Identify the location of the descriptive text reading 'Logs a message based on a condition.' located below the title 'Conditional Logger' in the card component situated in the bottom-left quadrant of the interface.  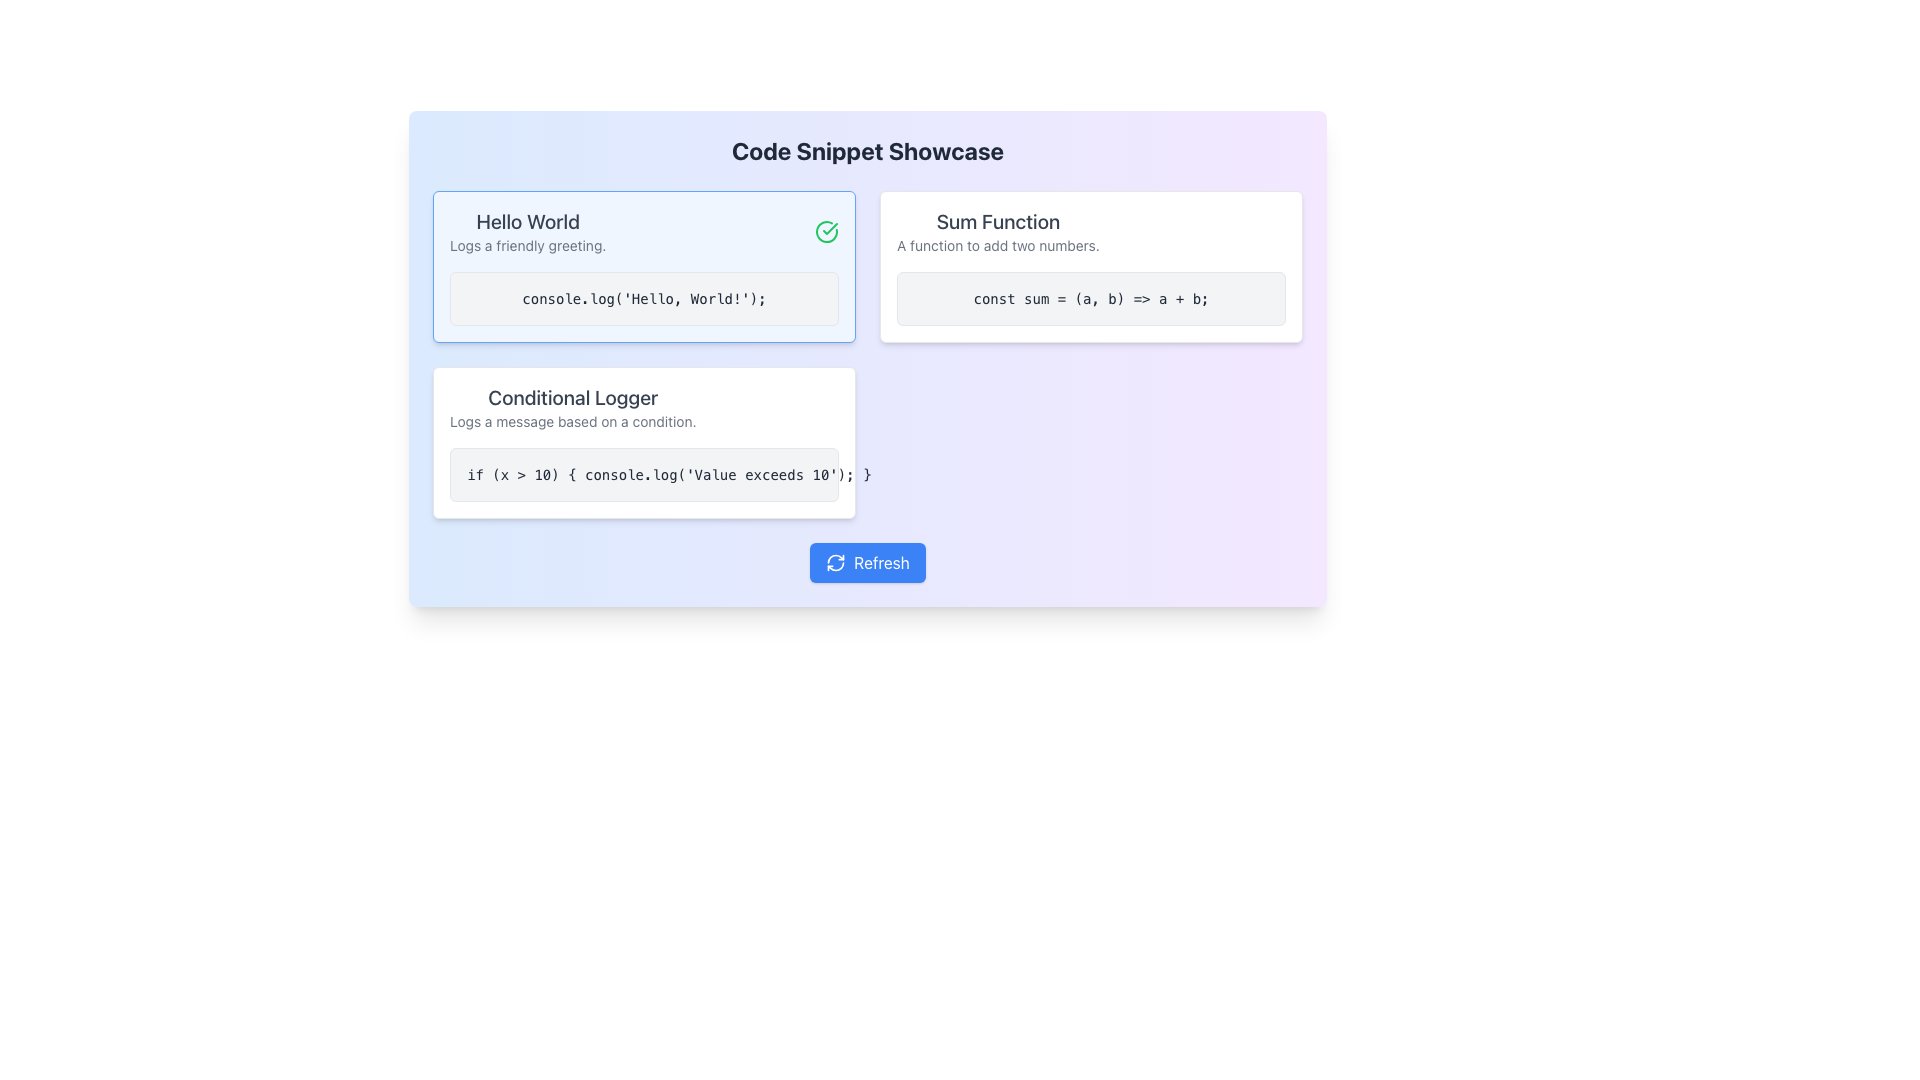
(572, 420).